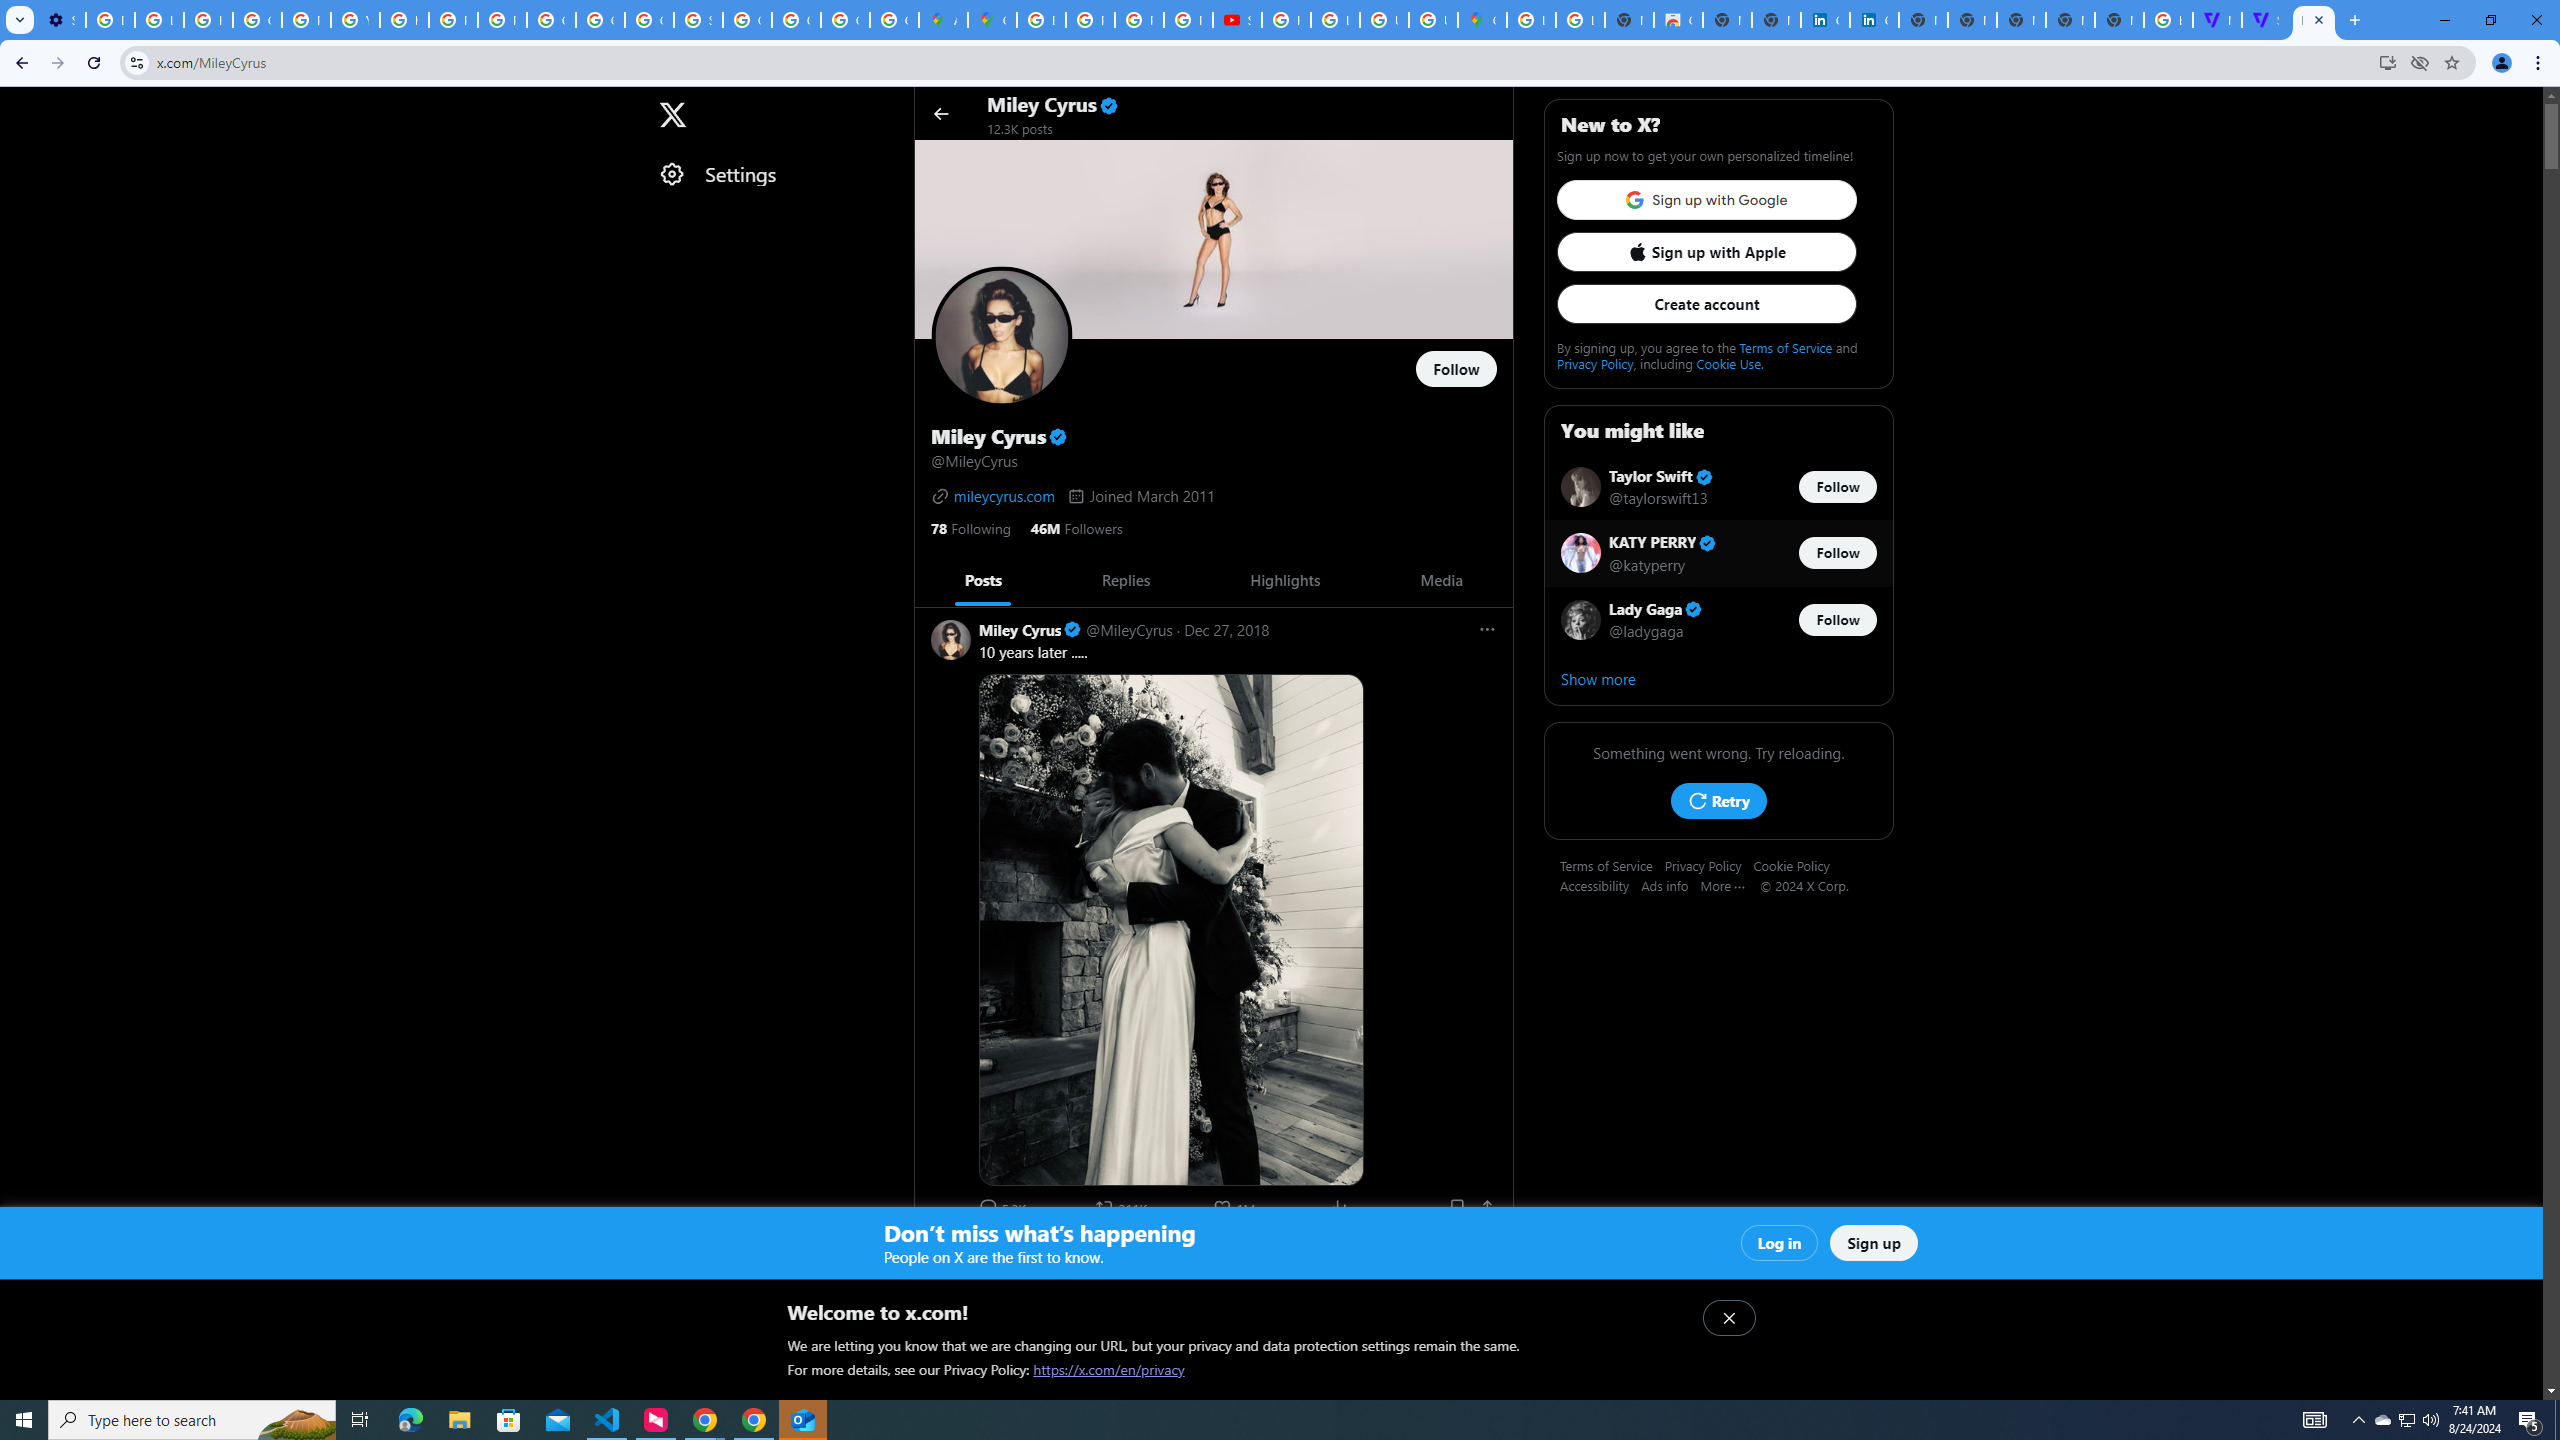 This screenshot has height=1440, width=2560. Describe the element at coordinates (970, 526) in the screenshot. I see `'78 Following'` at that location.